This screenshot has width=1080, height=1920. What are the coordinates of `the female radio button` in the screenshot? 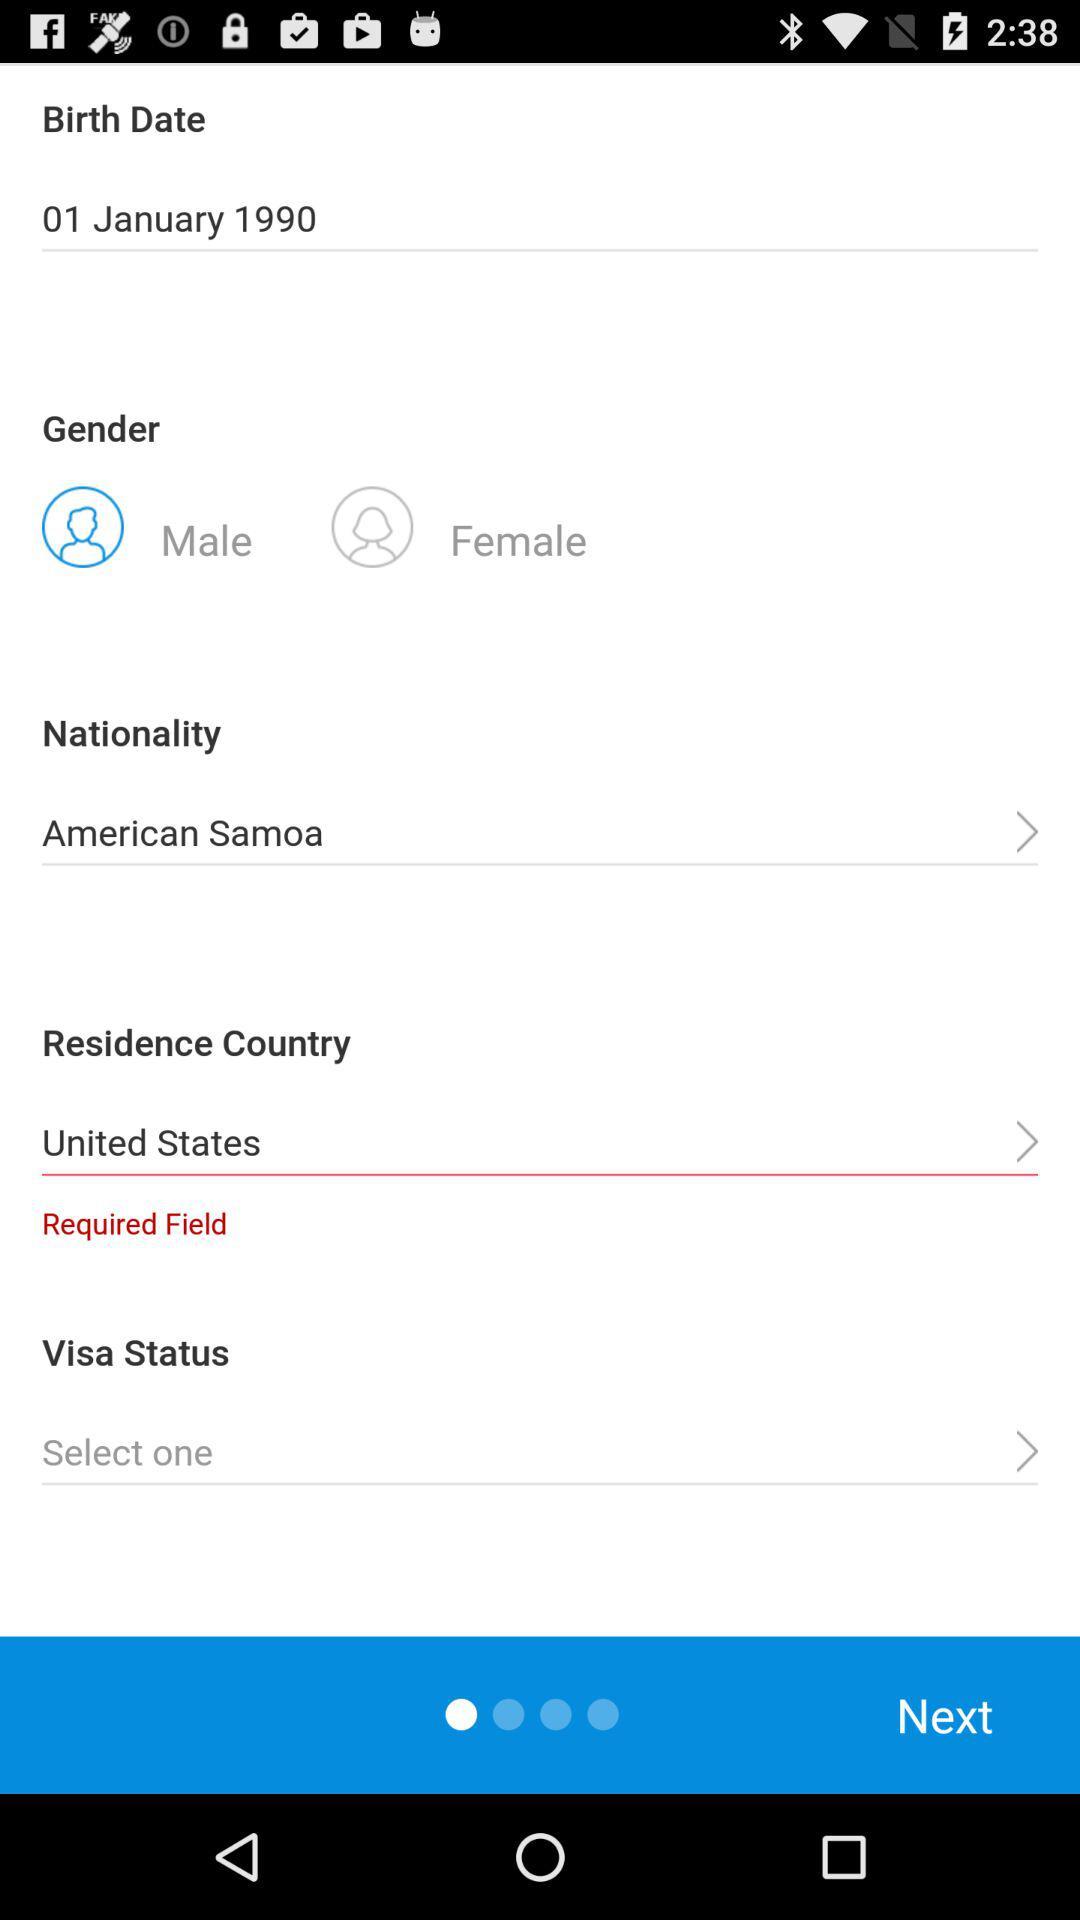 It's located at (459, 525).